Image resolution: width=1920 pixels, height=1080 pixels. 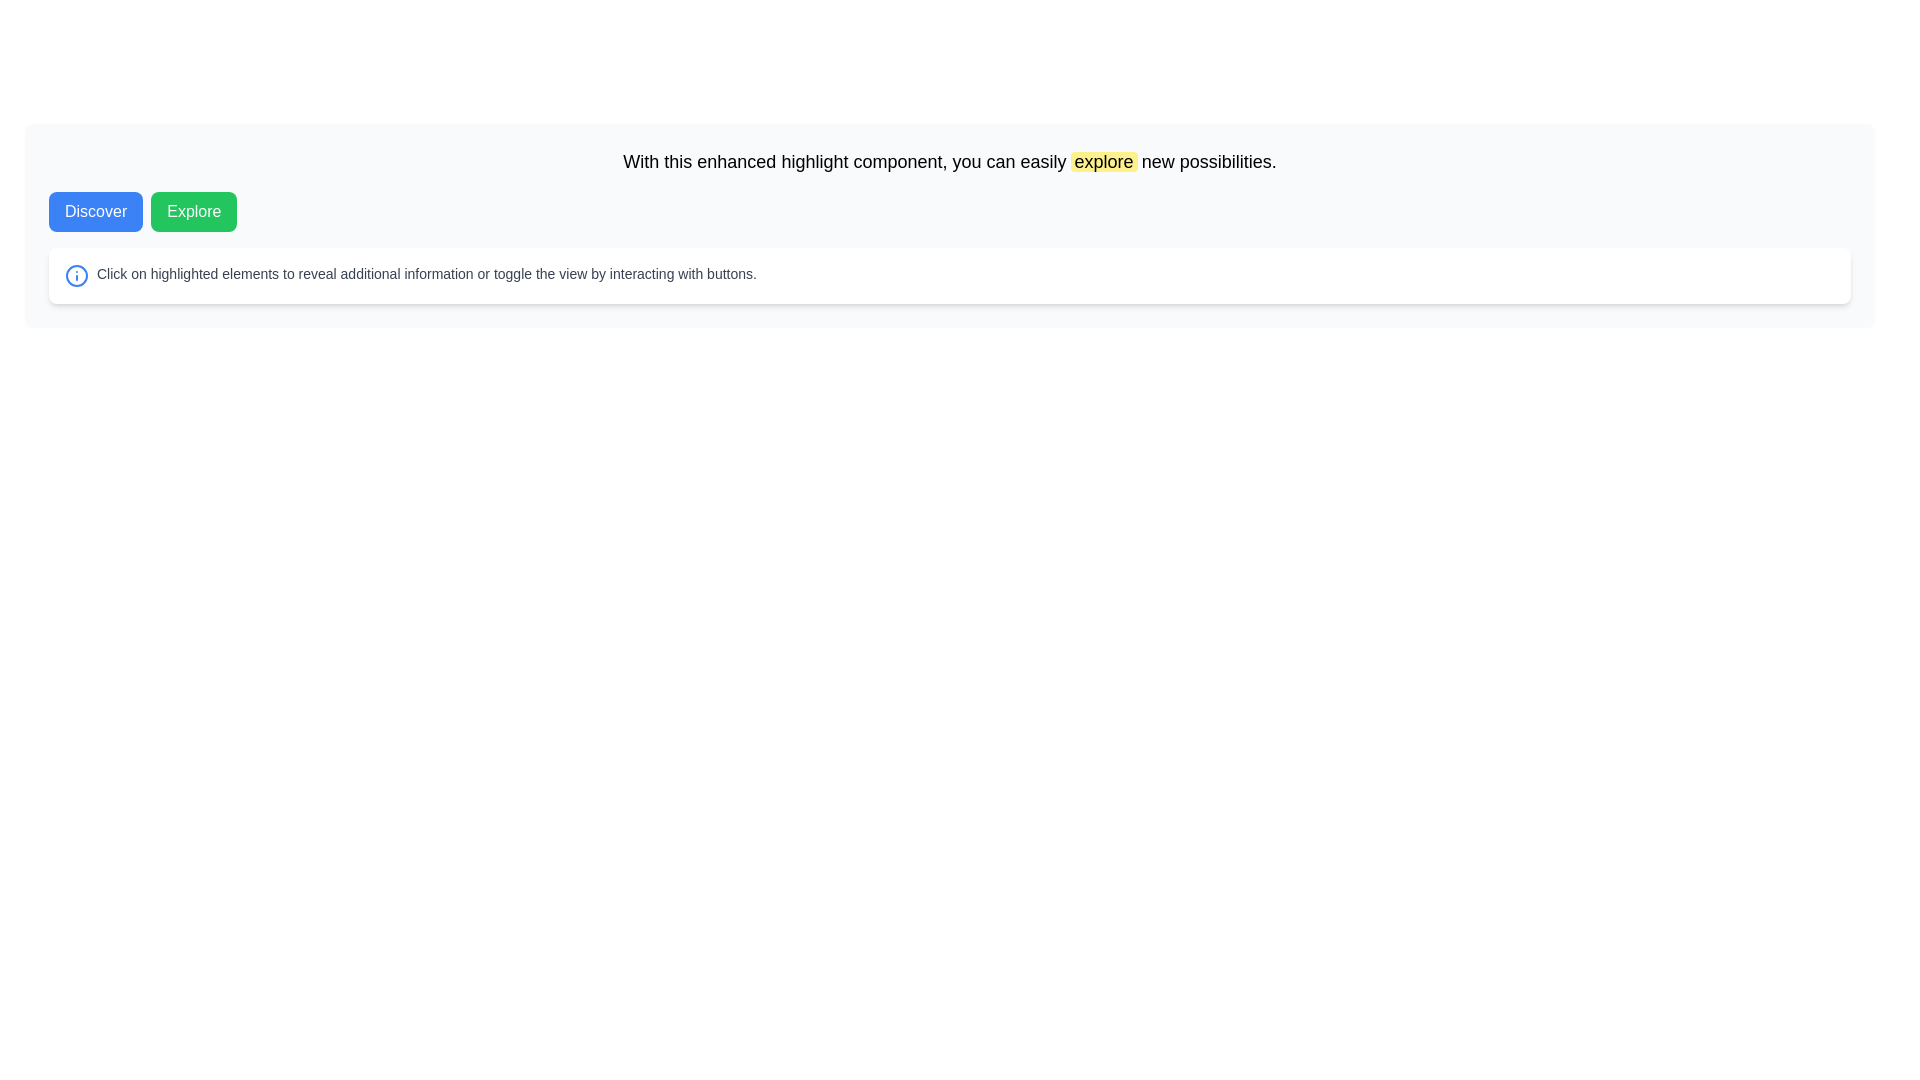 I want to click on the 'Explore' button, which is a green rectangular button with rounded corners, displaying white bold text, to interact with its hover effect, so click(x=194, y=212).